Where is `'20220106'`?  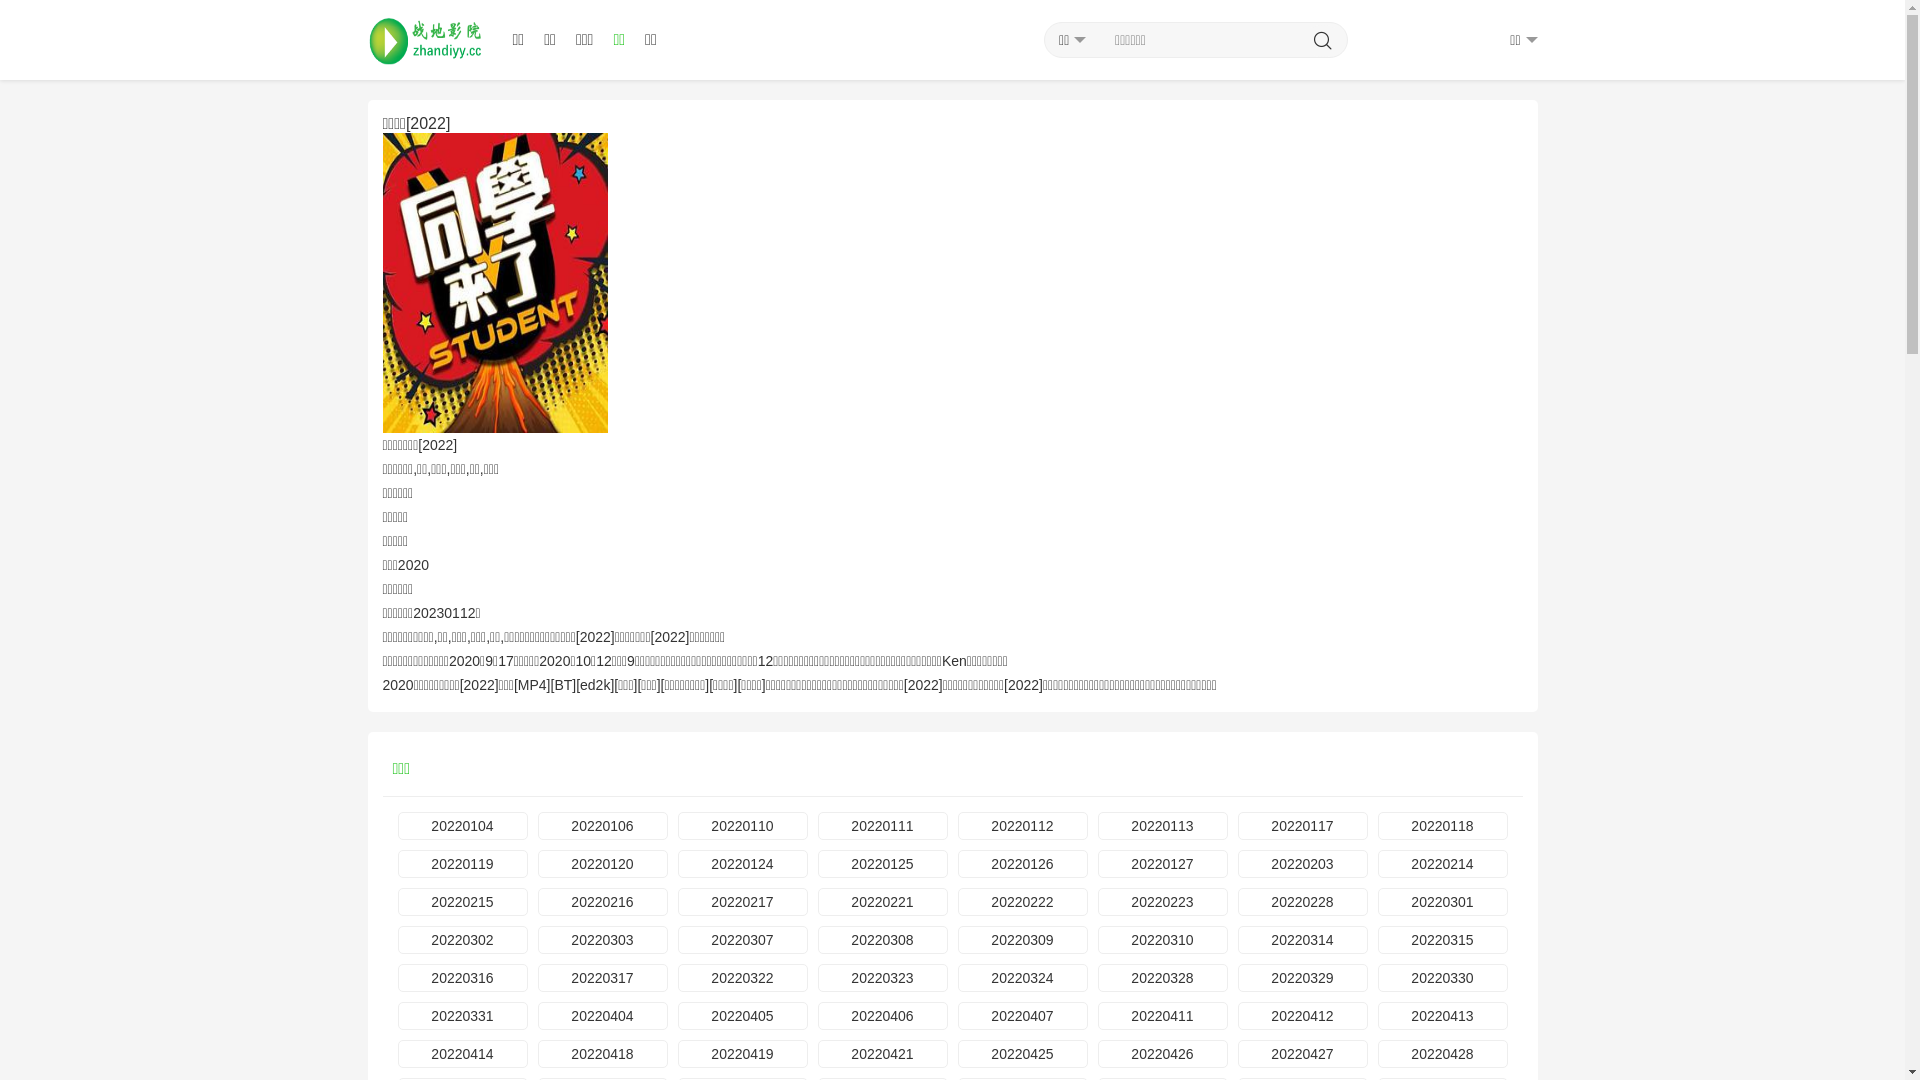
'20220106' is located at coordinates (537, 825).